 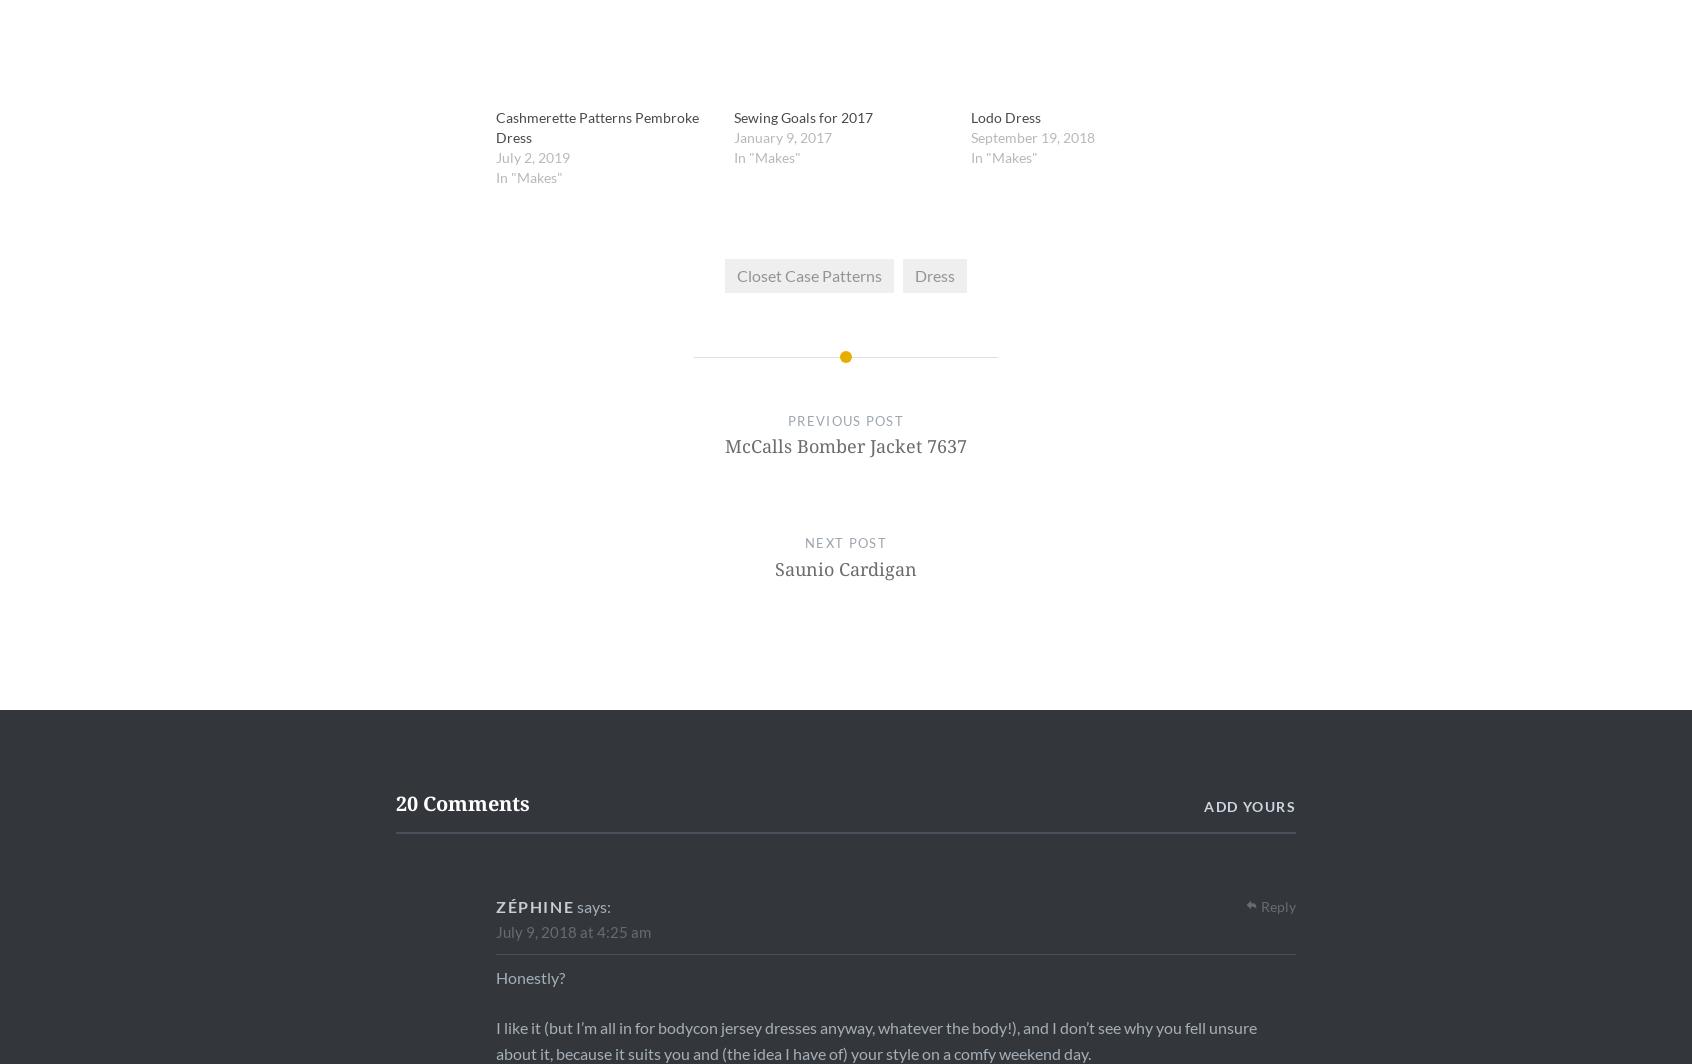 What do you see at coordinates (1250, 805) in the screenshot?
I see `'Add yours'` at bounding box center [1250, 805].